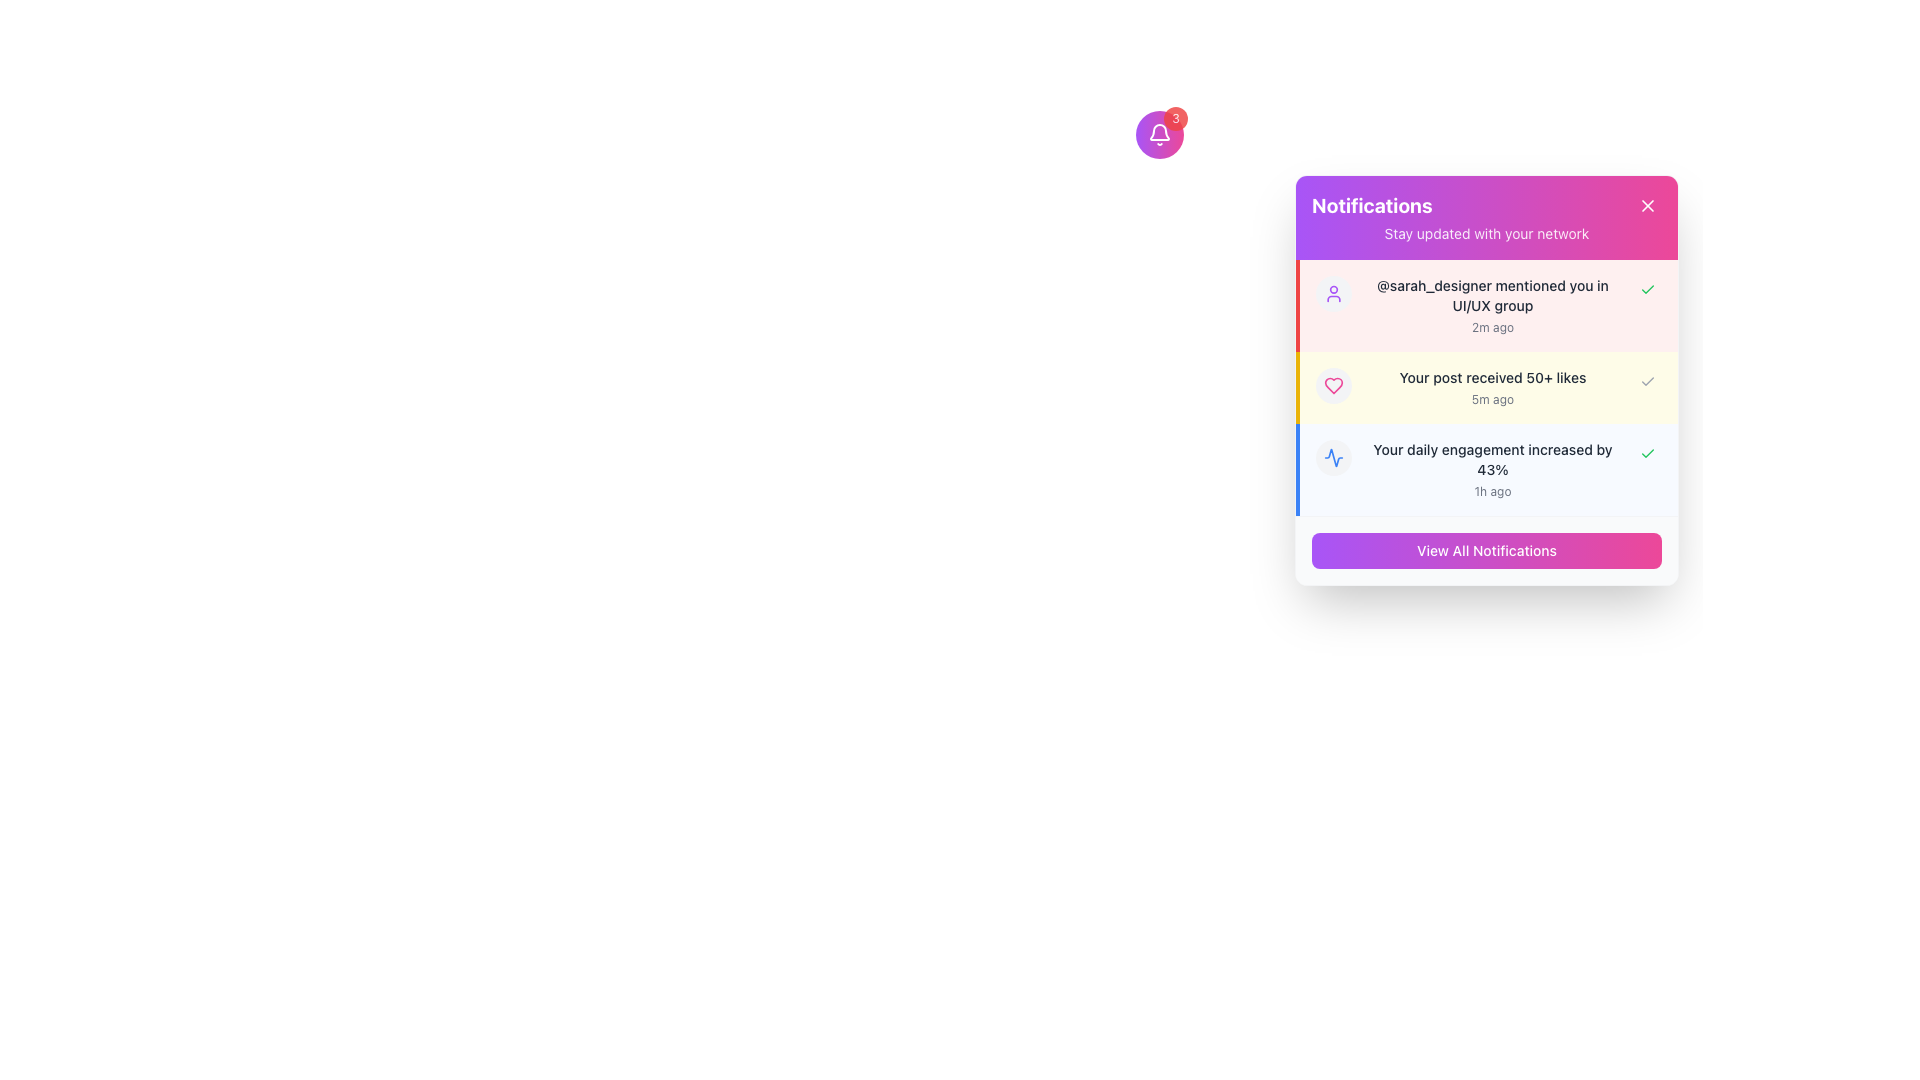 The image size is (1920, 1080). Describe the element at coordinates (1492, 388) in the screenshot. I see `text from the second notification in the notification list panel, which indicates the popularity of a recent post with over 50 likes in the last 5 minutes` at that location.